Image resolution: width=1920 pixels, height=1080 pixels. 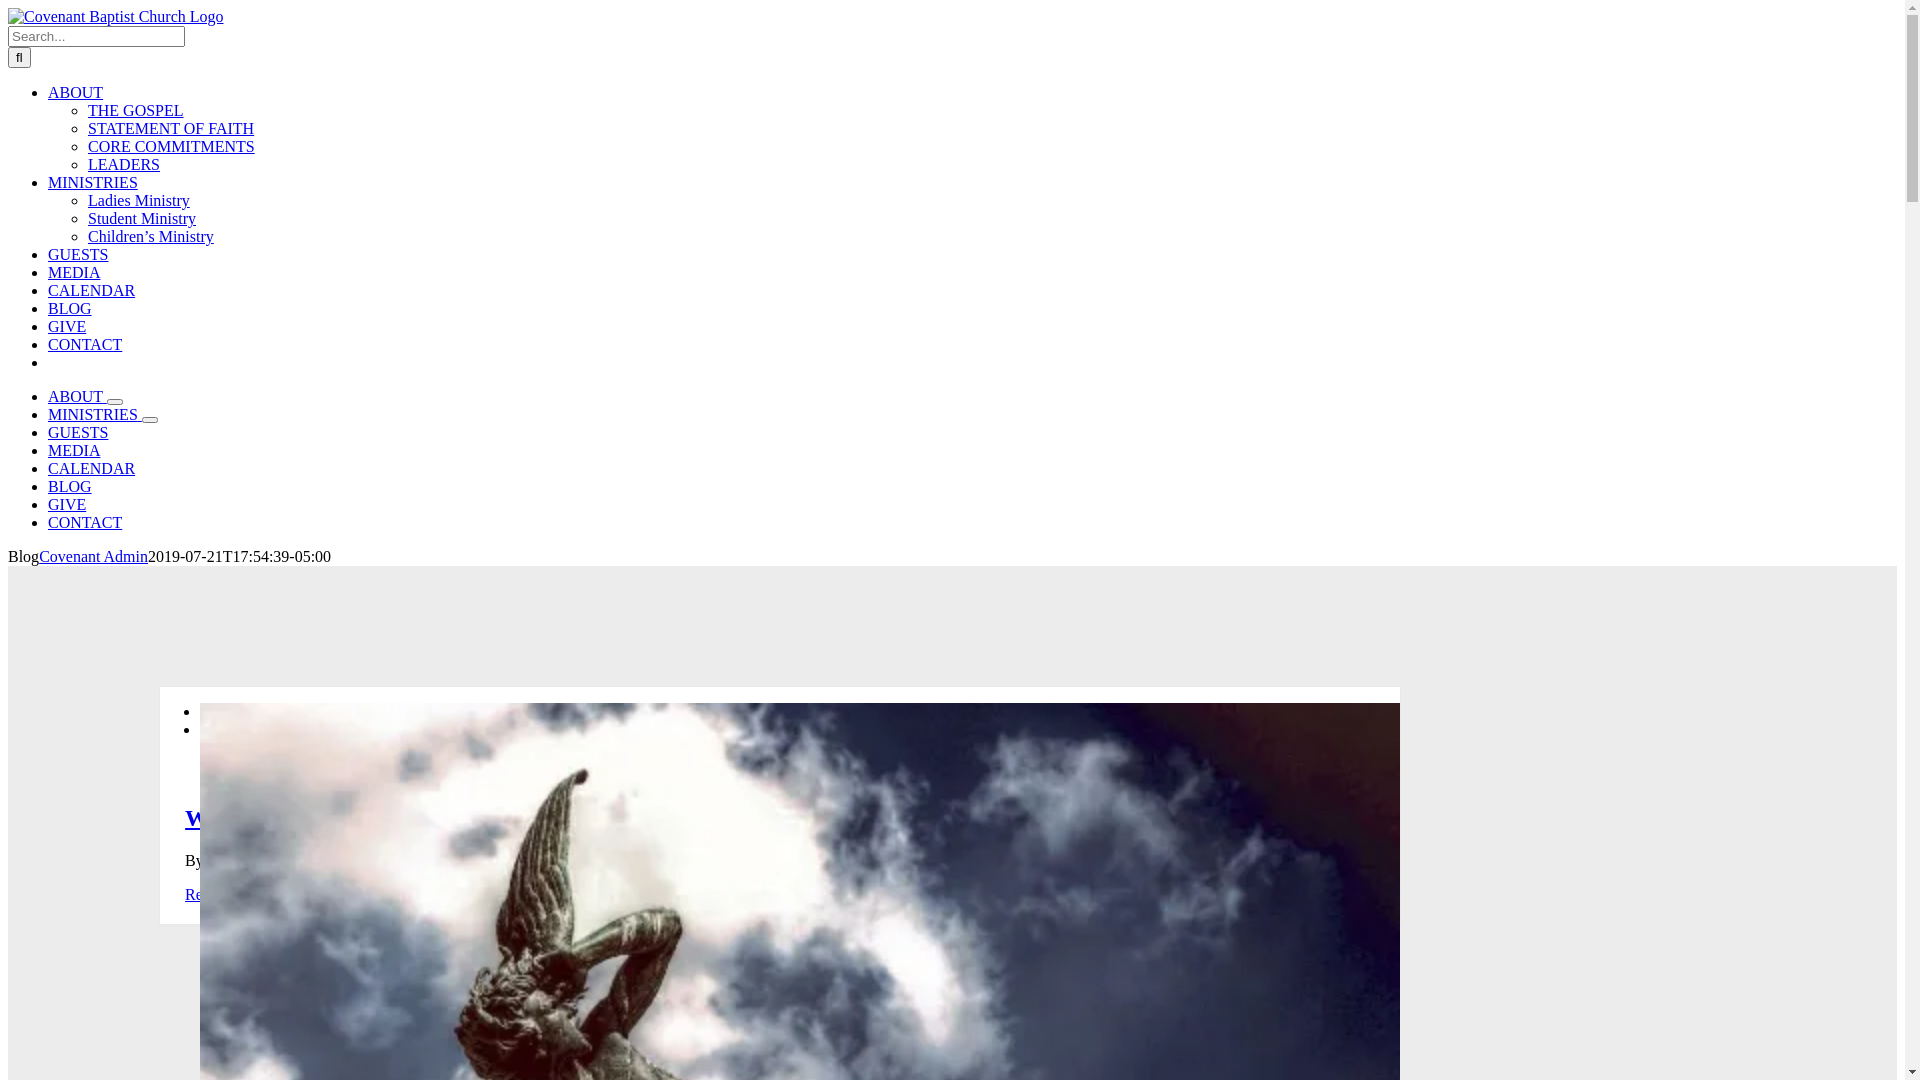 I want to click on 'LEADERS', so click(x=123, y=163).